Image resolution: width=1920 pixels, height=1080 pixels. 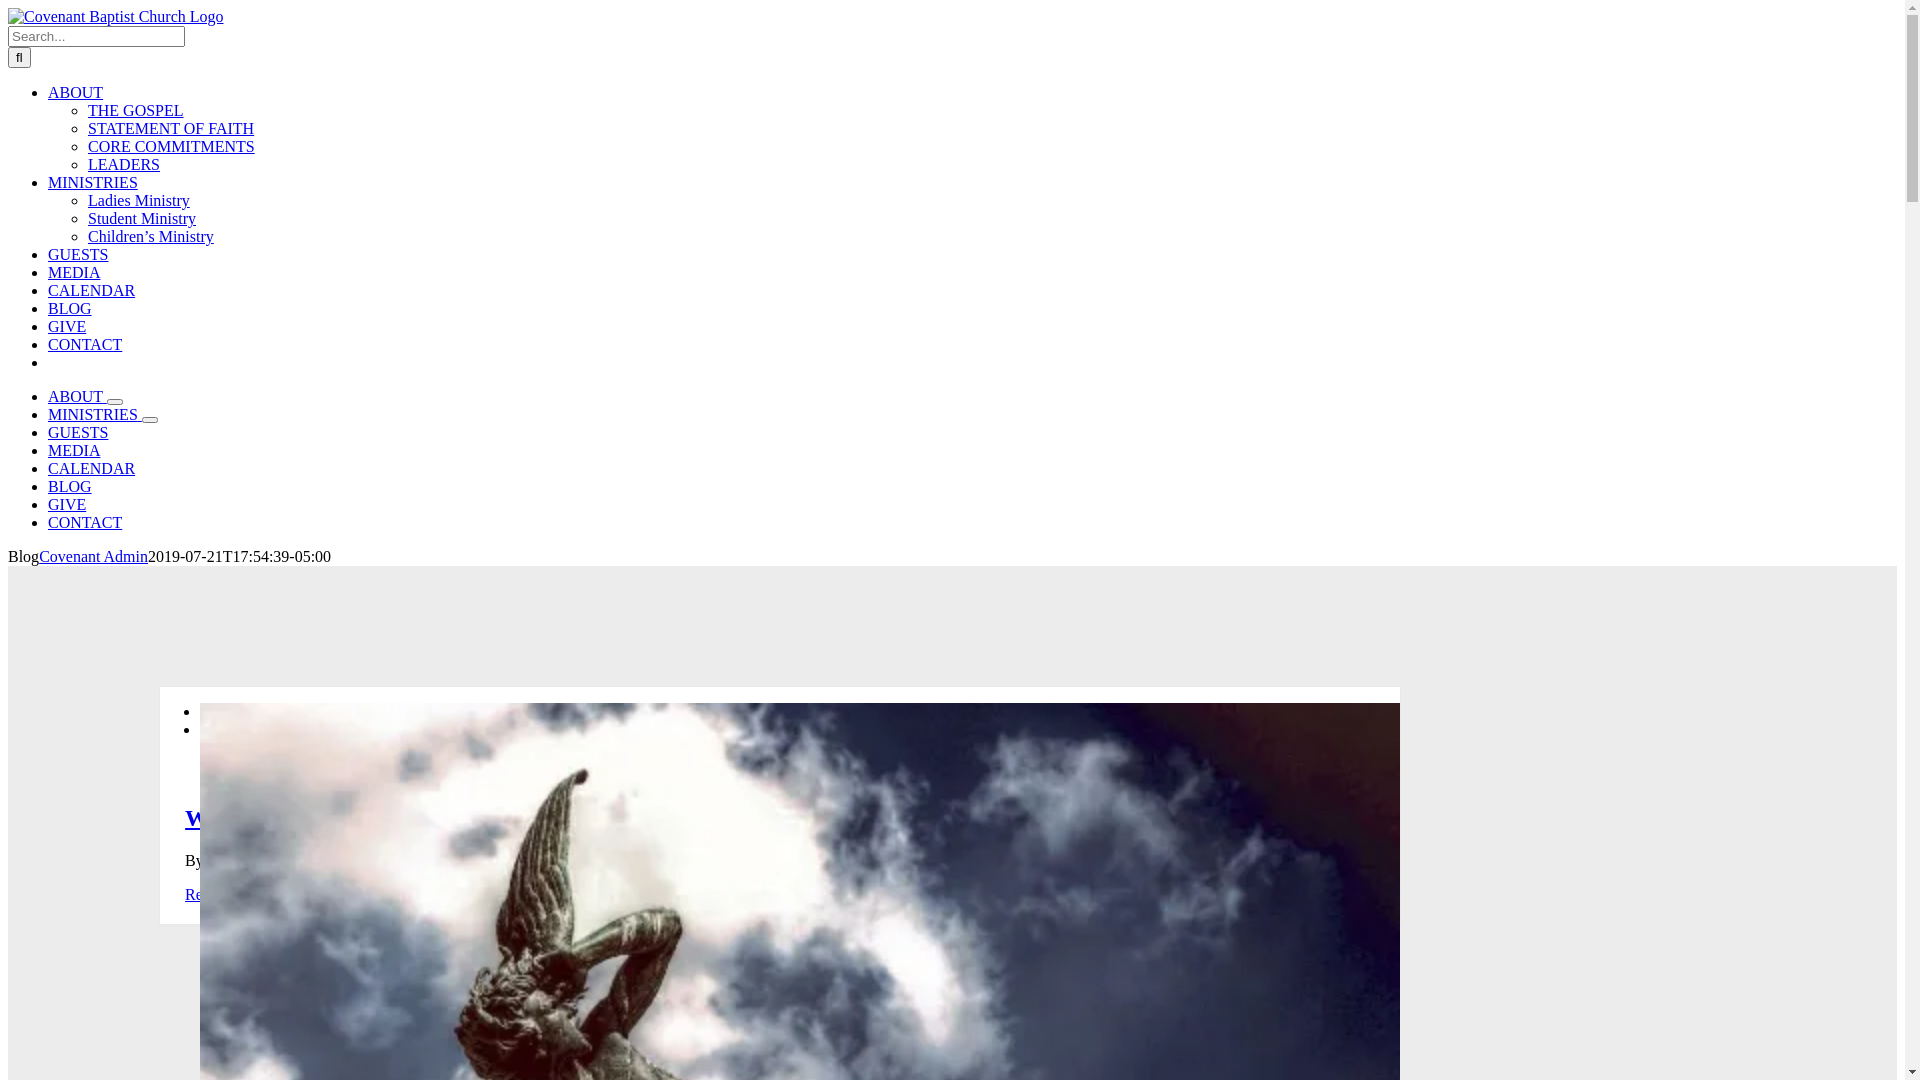 I want to click on 'LEADERS', so click(x=123, y=163).